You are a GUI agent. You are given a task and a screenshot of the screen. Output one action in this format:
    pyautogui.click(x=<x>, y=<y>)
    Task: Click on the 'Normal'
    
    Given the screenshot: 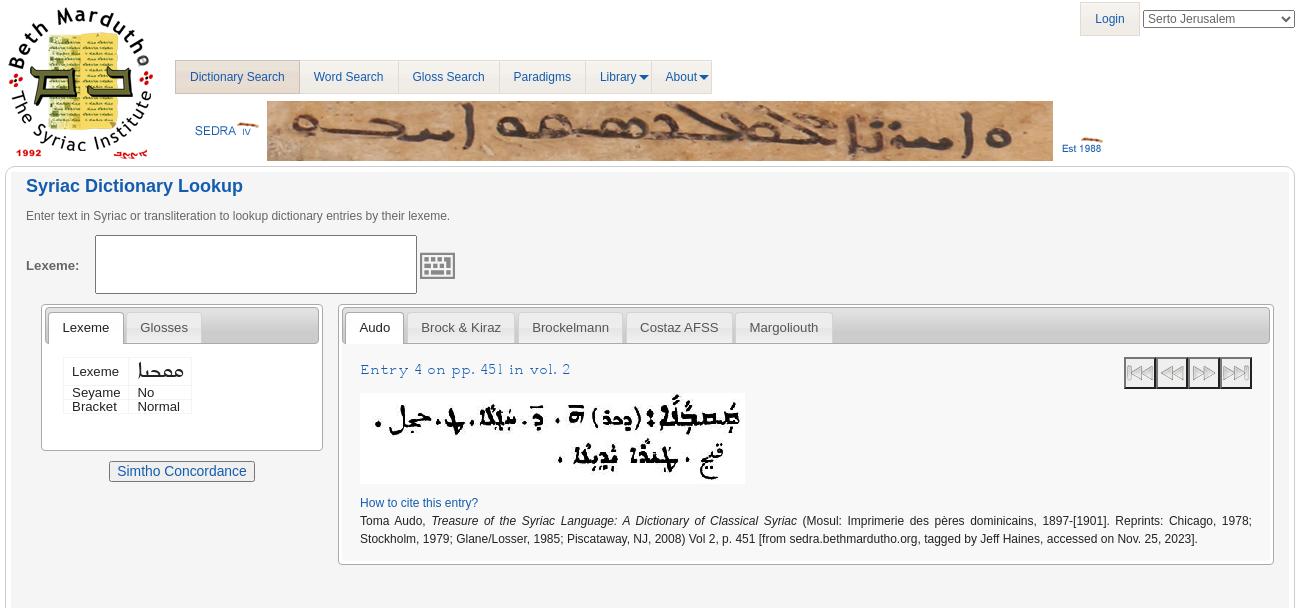 What is the action you would take?
    pyautogui.click(x=137, y=405)
    